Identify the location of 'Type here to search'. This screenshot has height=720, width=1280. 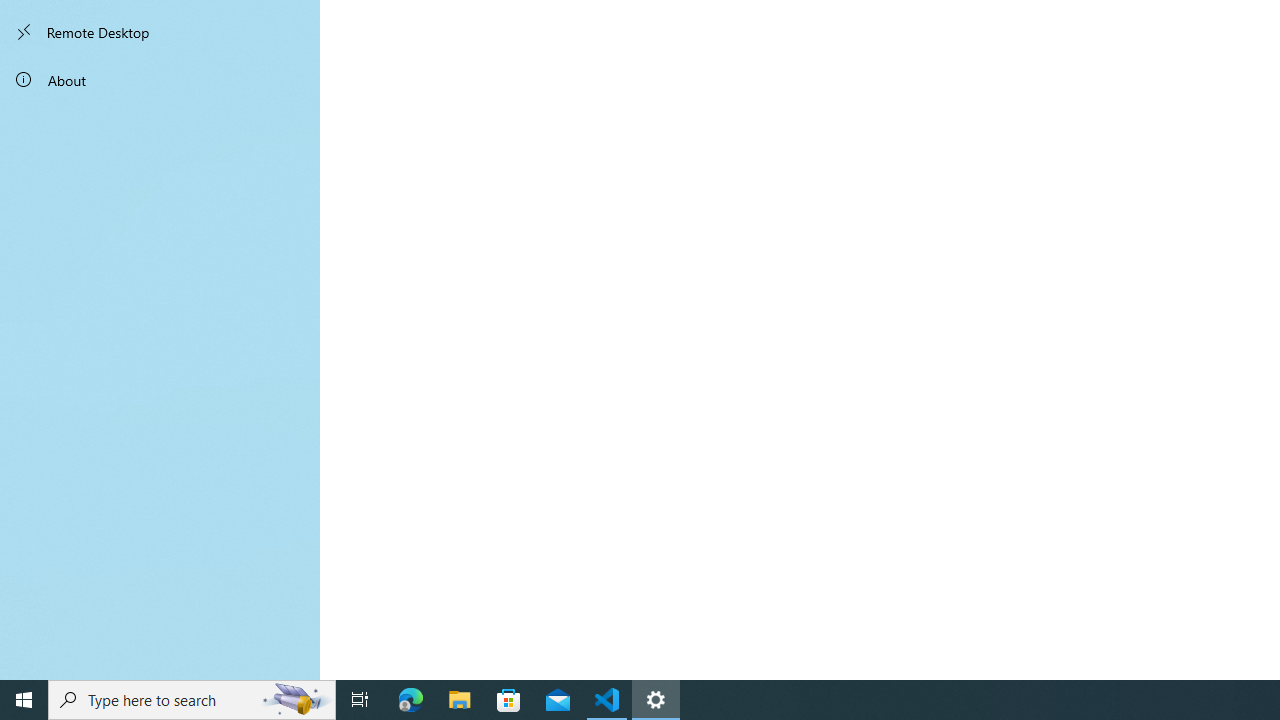
(192, 698).